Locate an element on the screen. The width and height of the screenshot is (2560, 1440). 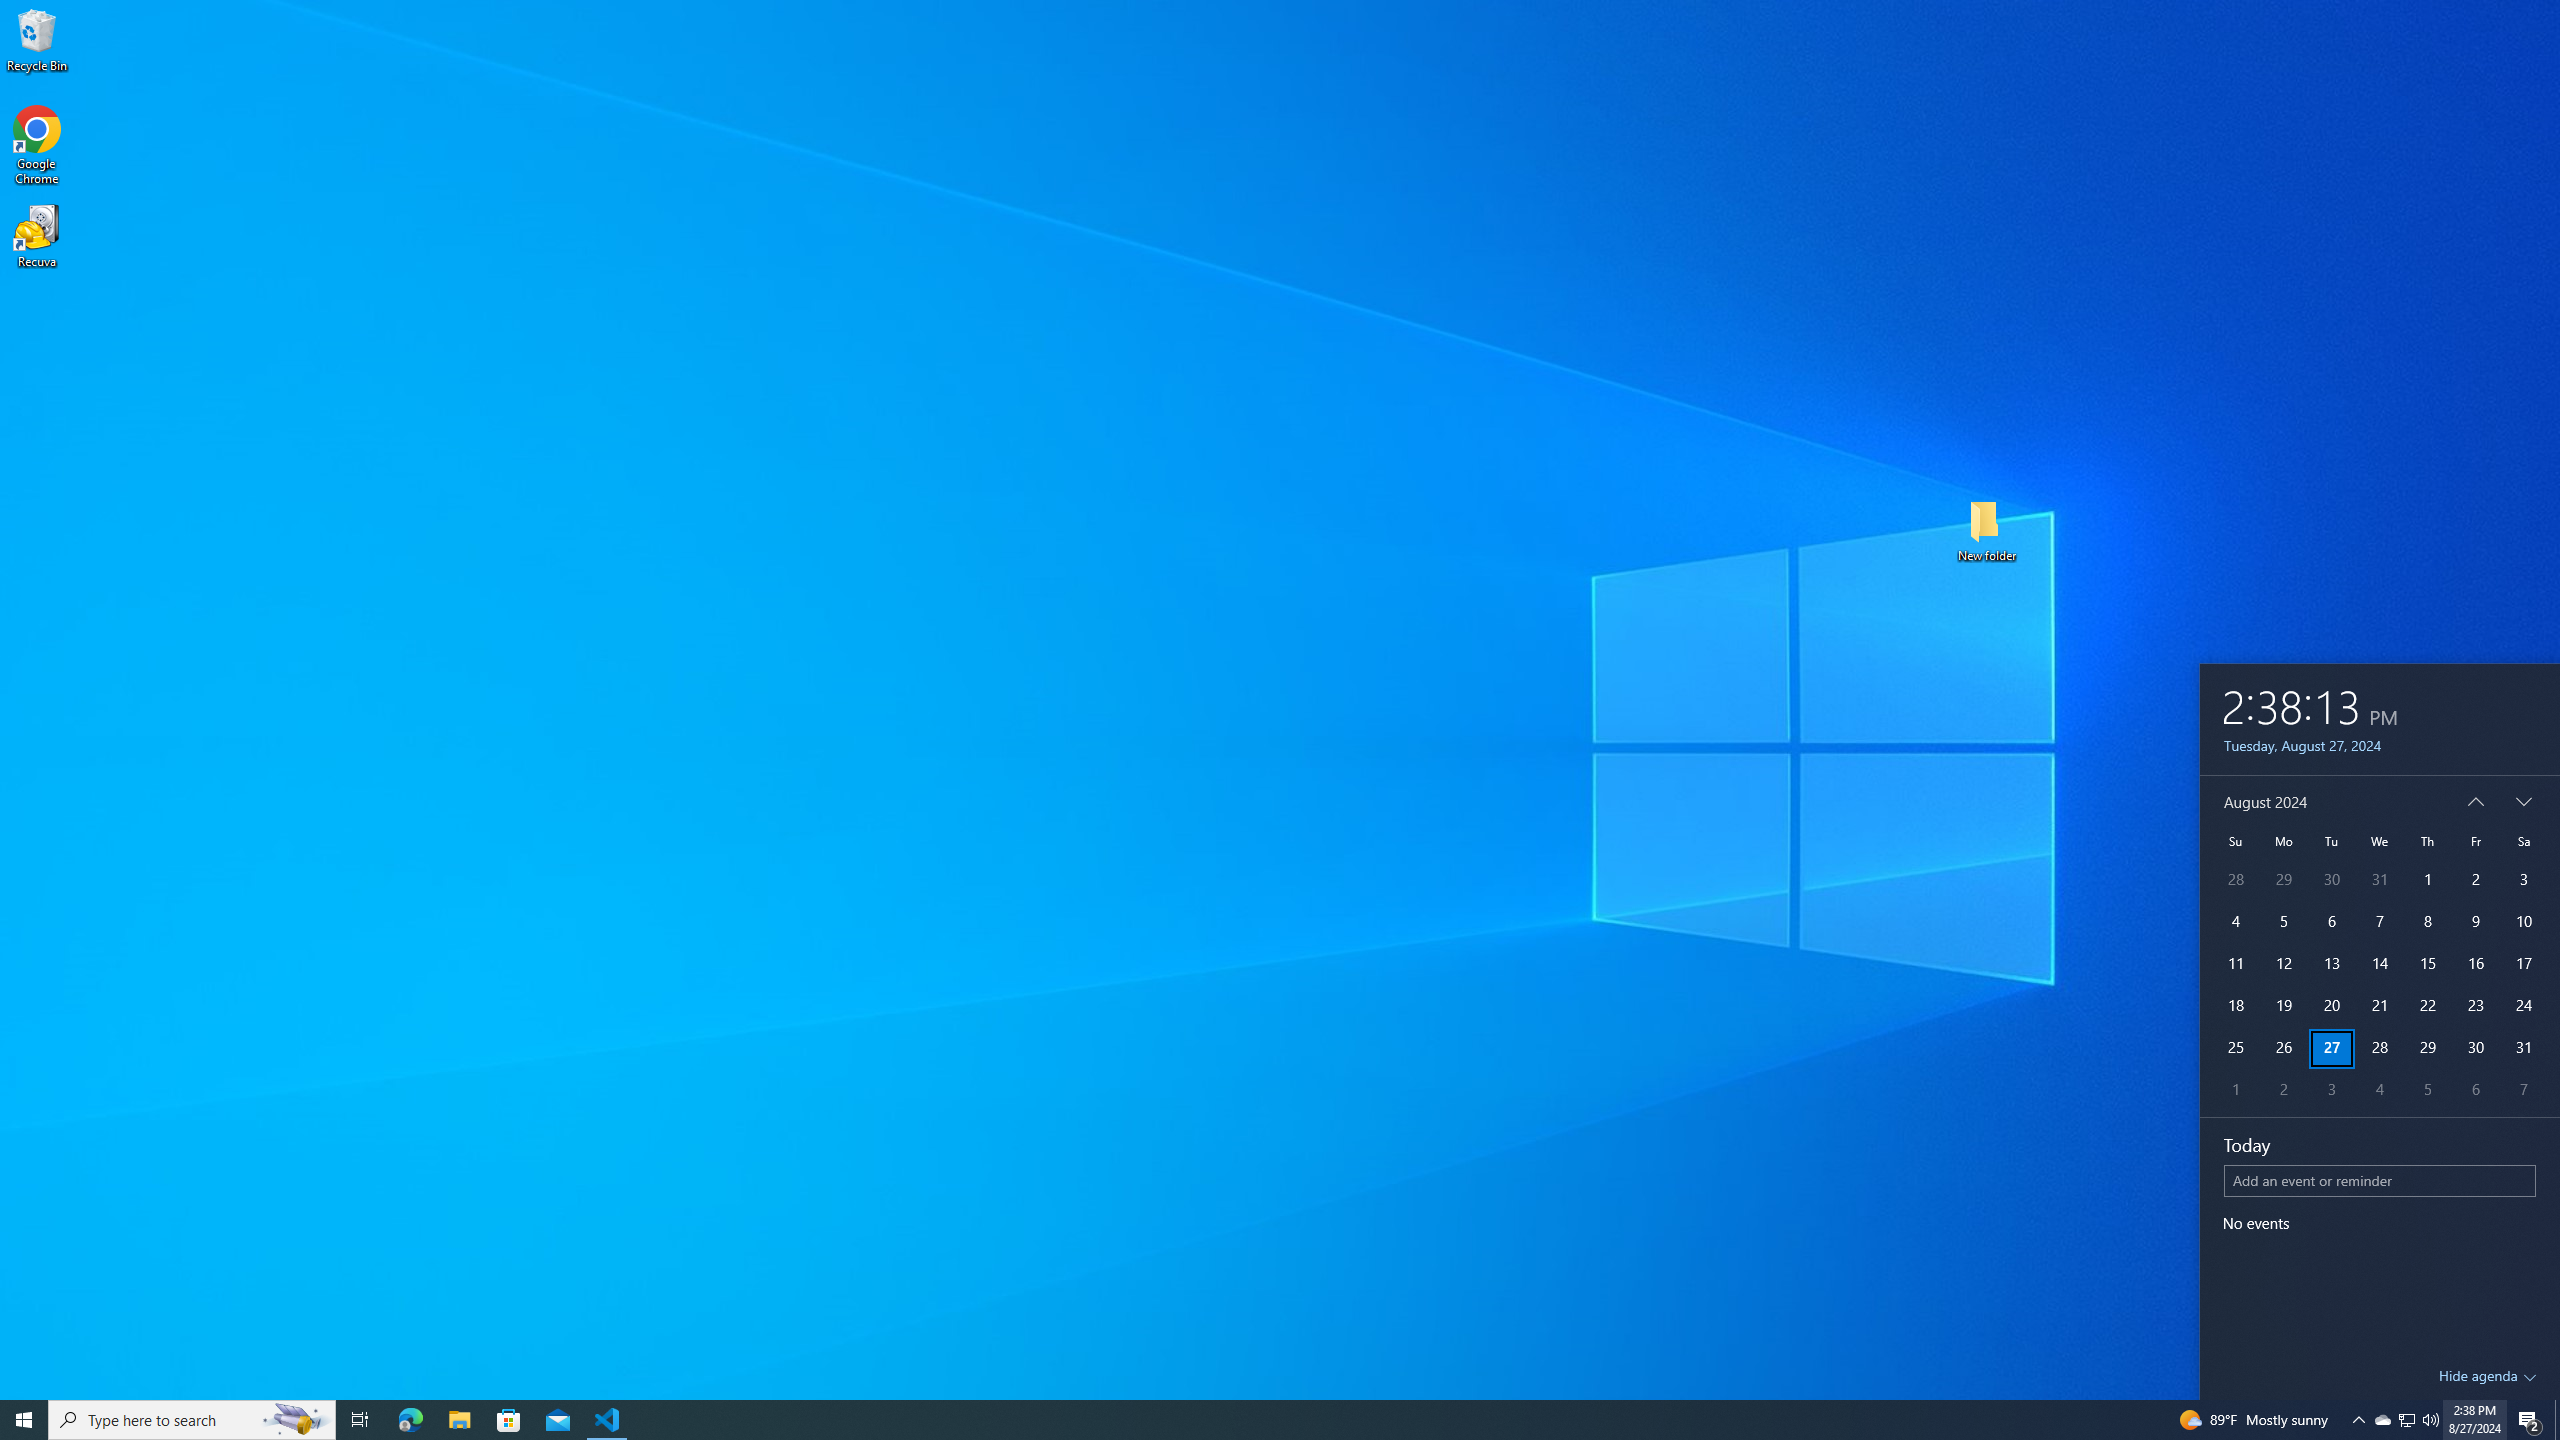
'28' is located at coordinates (2380, 1049).